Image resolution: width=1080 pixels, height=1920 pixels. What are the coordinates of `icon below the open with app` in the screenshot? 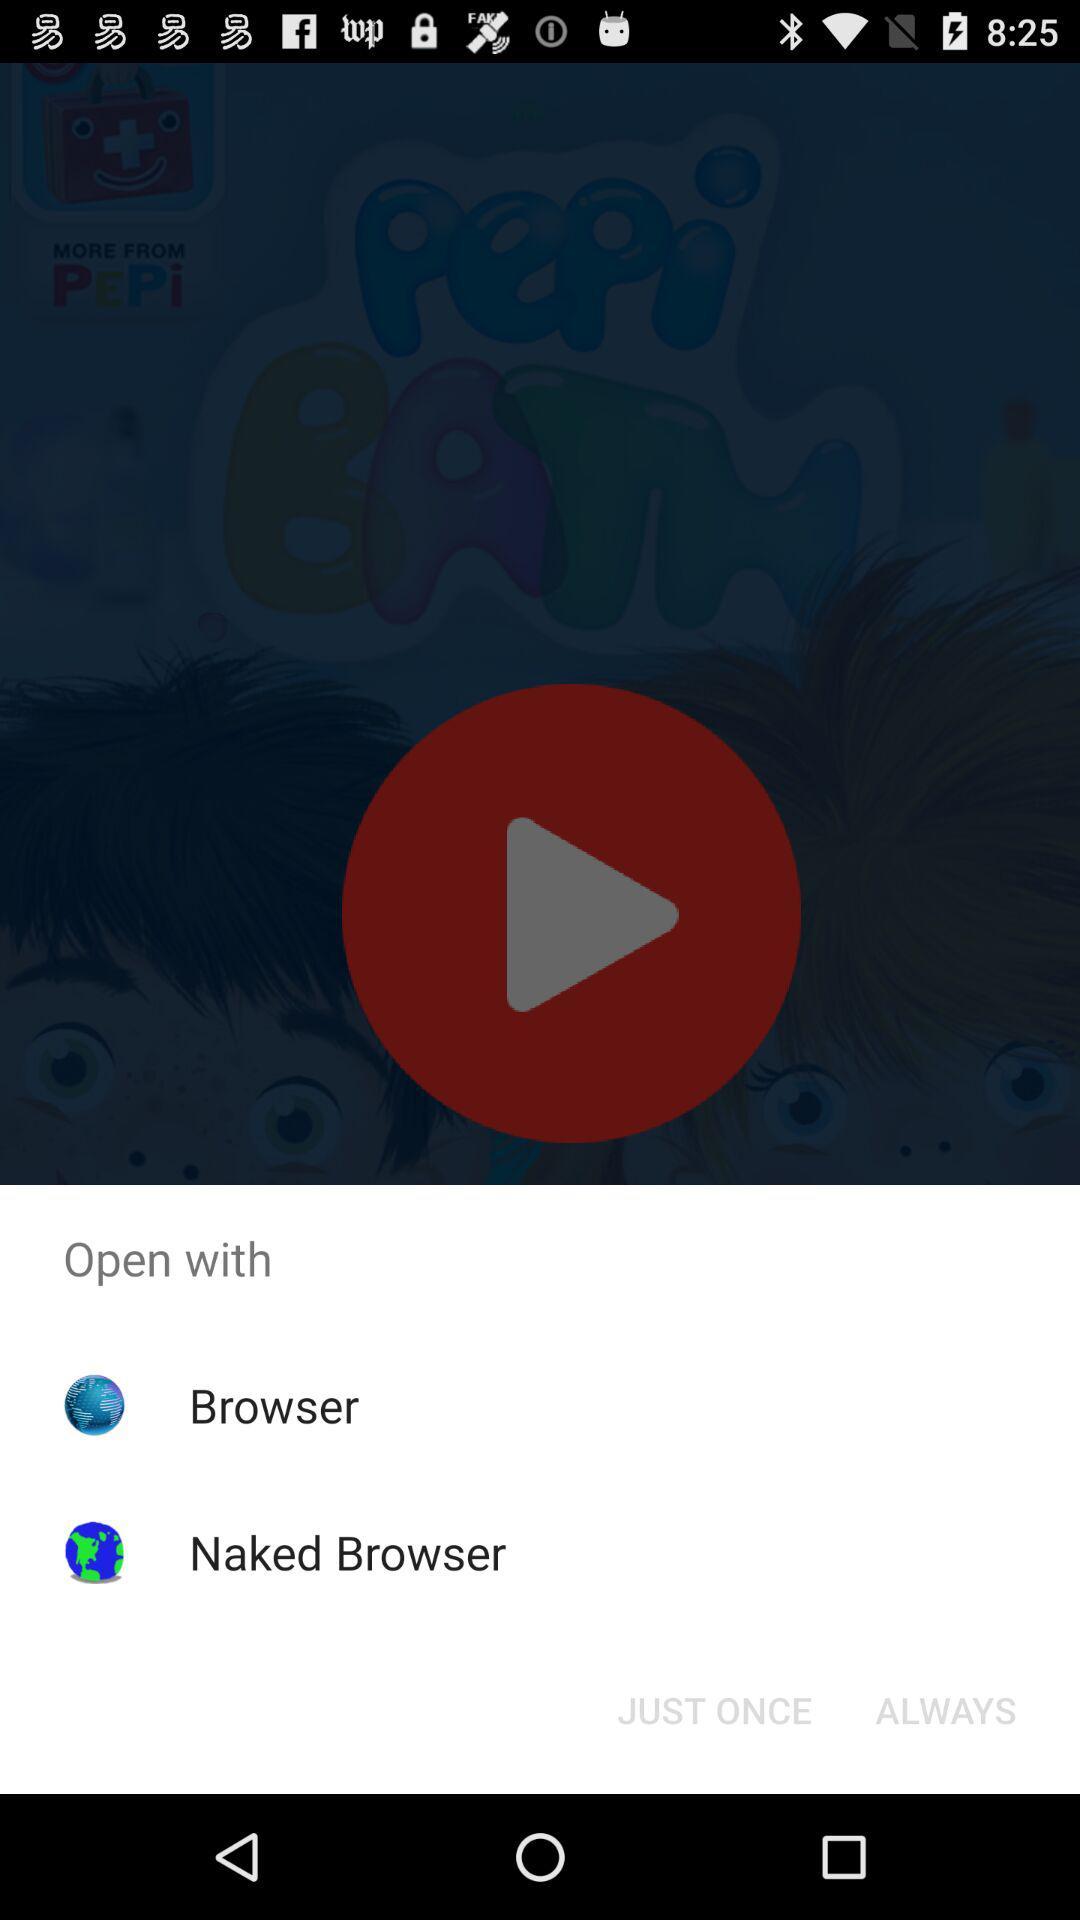 It's located at (713, 1708).